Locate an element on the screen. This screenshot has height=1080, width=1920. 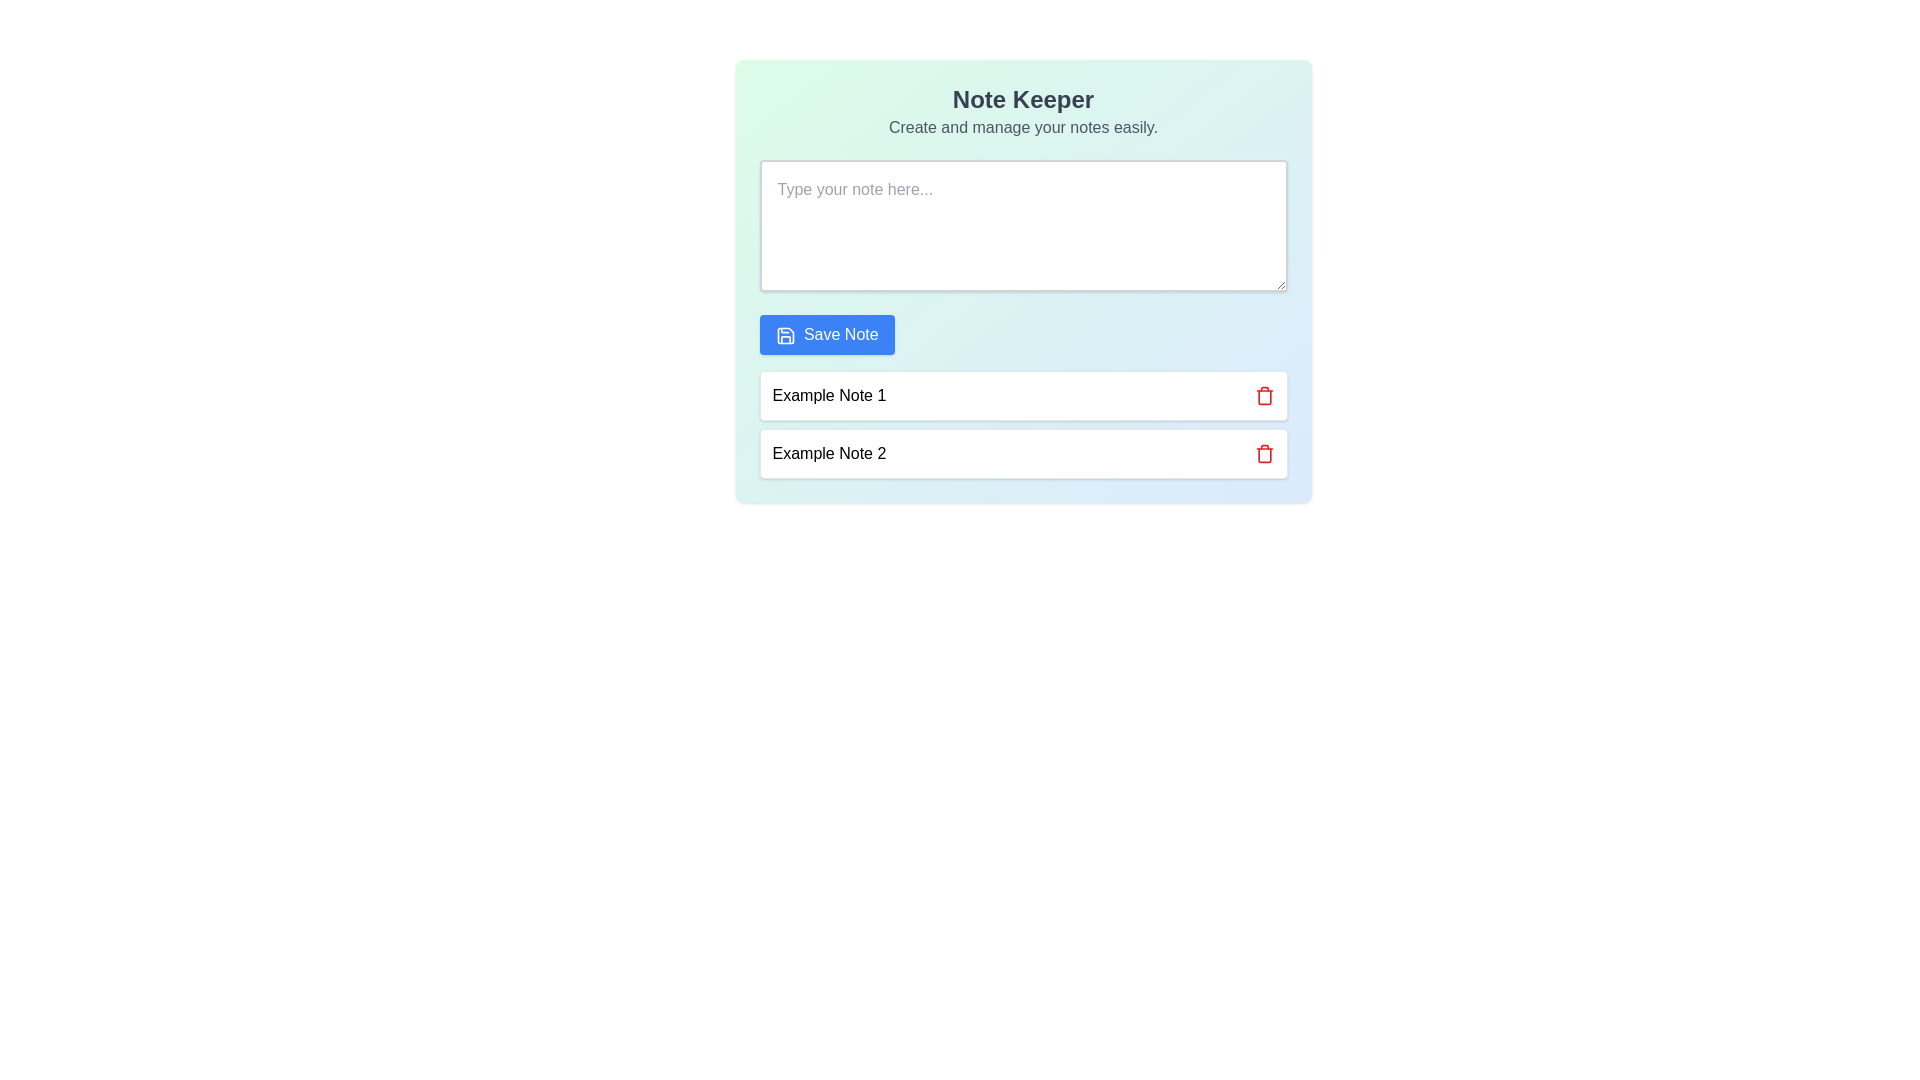
the heading and subheading text component located at the top of the card interface, which communicates the primary function and purpose of the application is located at coordinates (1023, 111).